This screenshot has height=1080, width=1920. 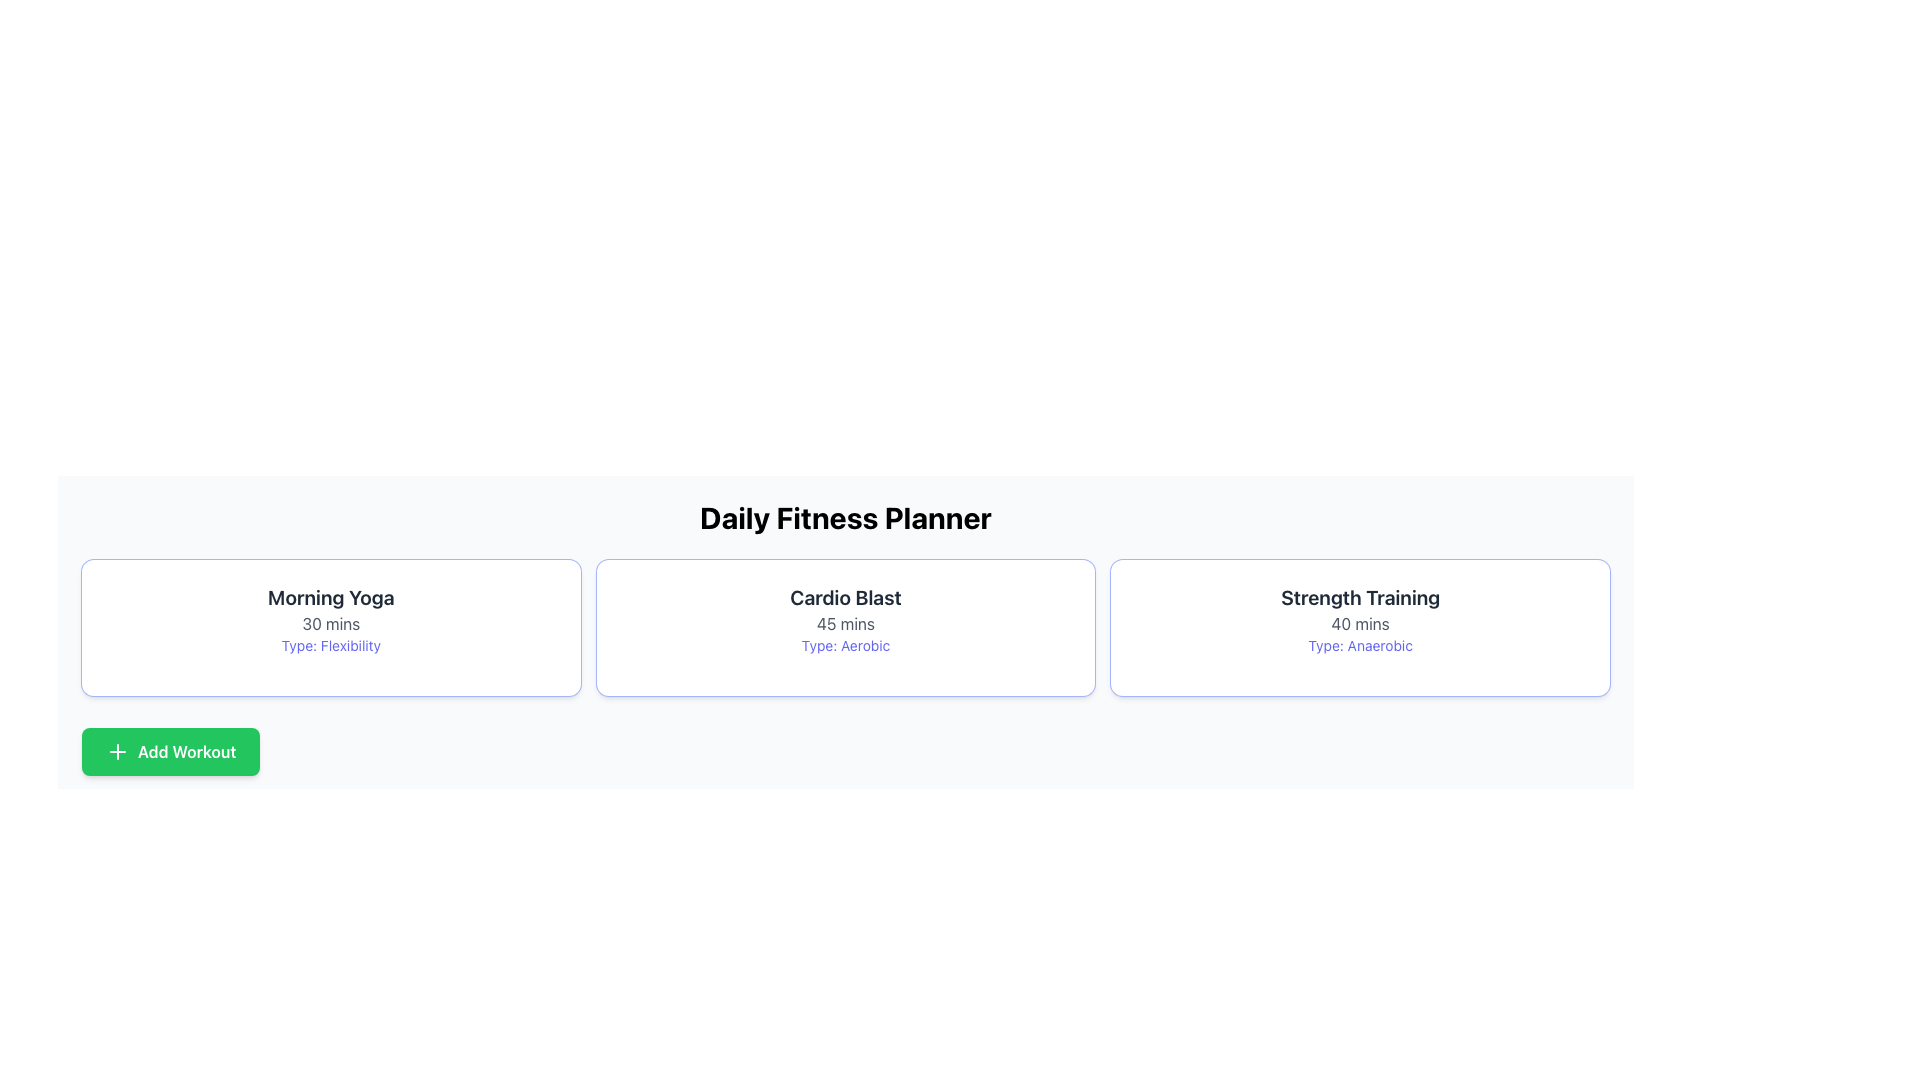 What do you see at coordinates (1360, 623) in the screenshot?
I see `the static text displaying '40 mins' which is located in the card labeled 'Strength Training', positioned between 'Strength Training' at the top and 'Type: Anaerobic' at the bottom` at bounding box center [1360, 623].